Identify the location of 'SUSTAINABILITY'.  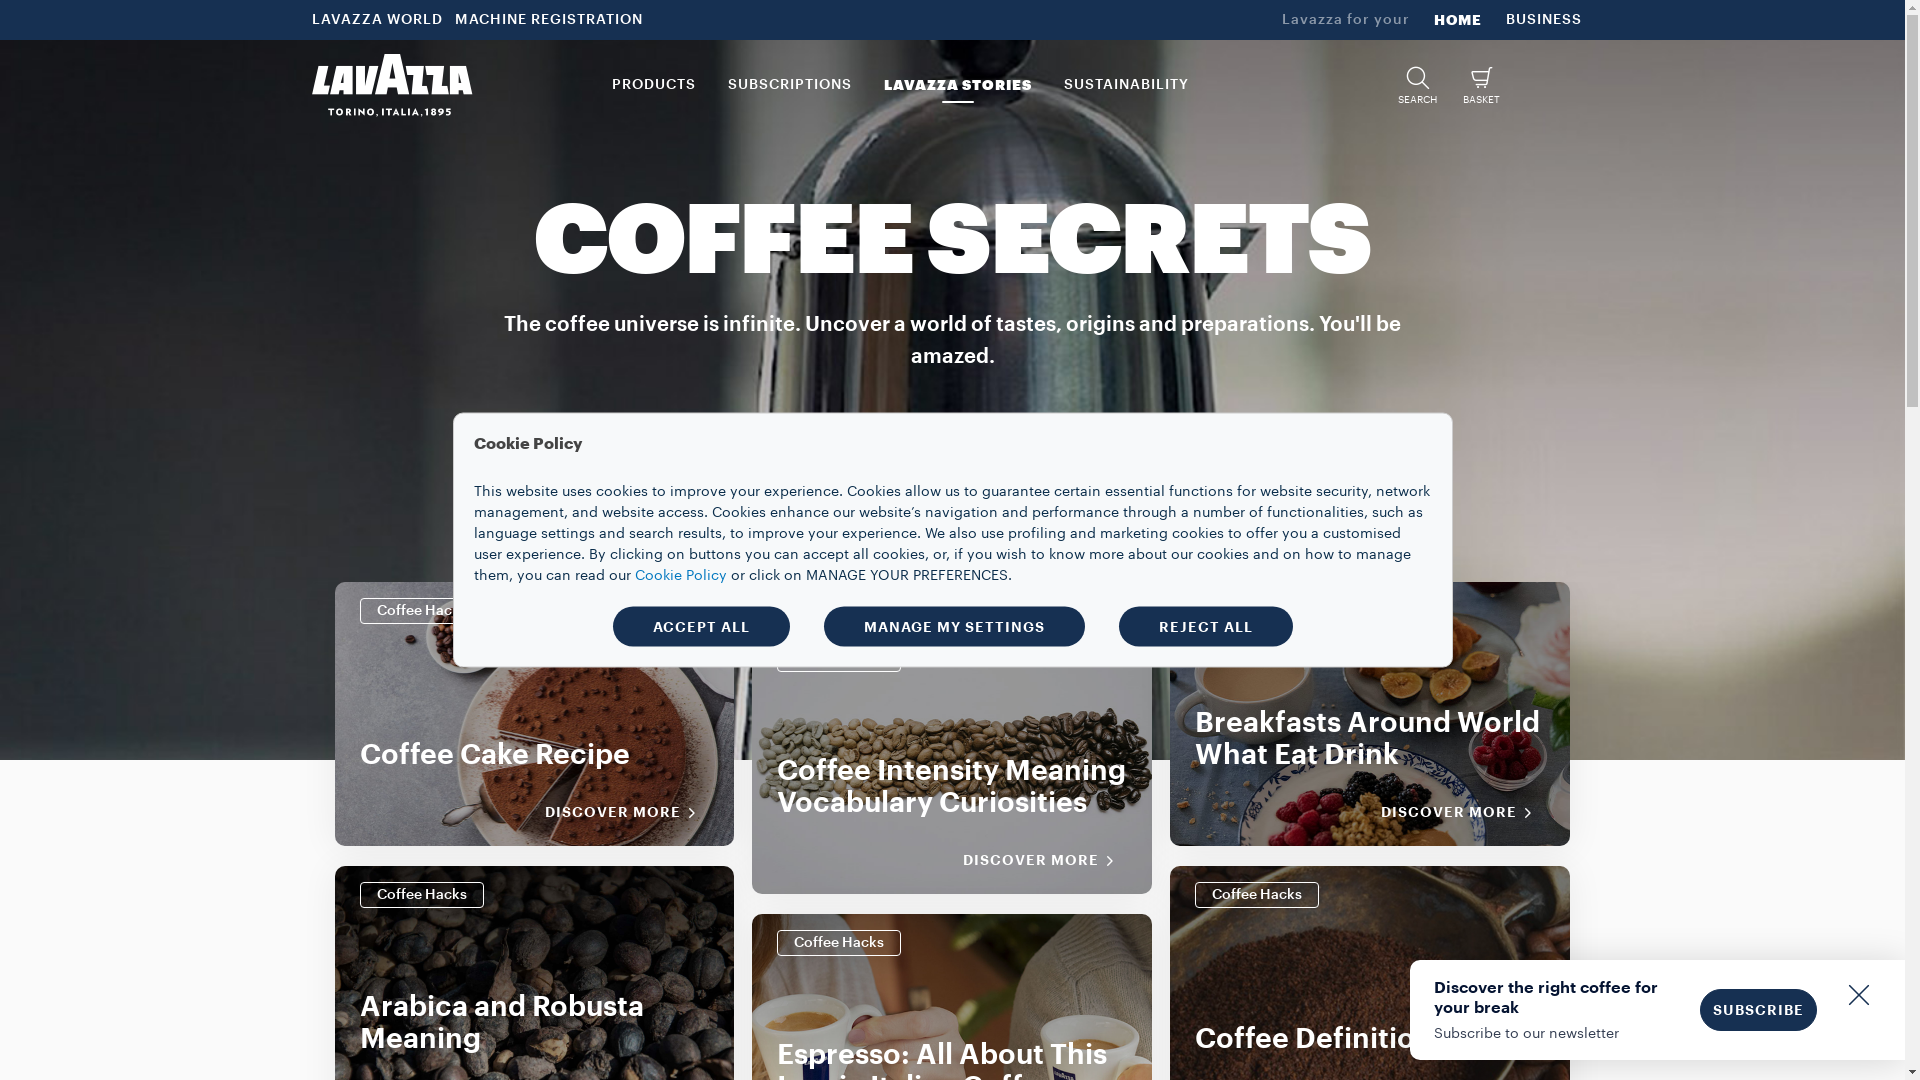
(1126, 83).